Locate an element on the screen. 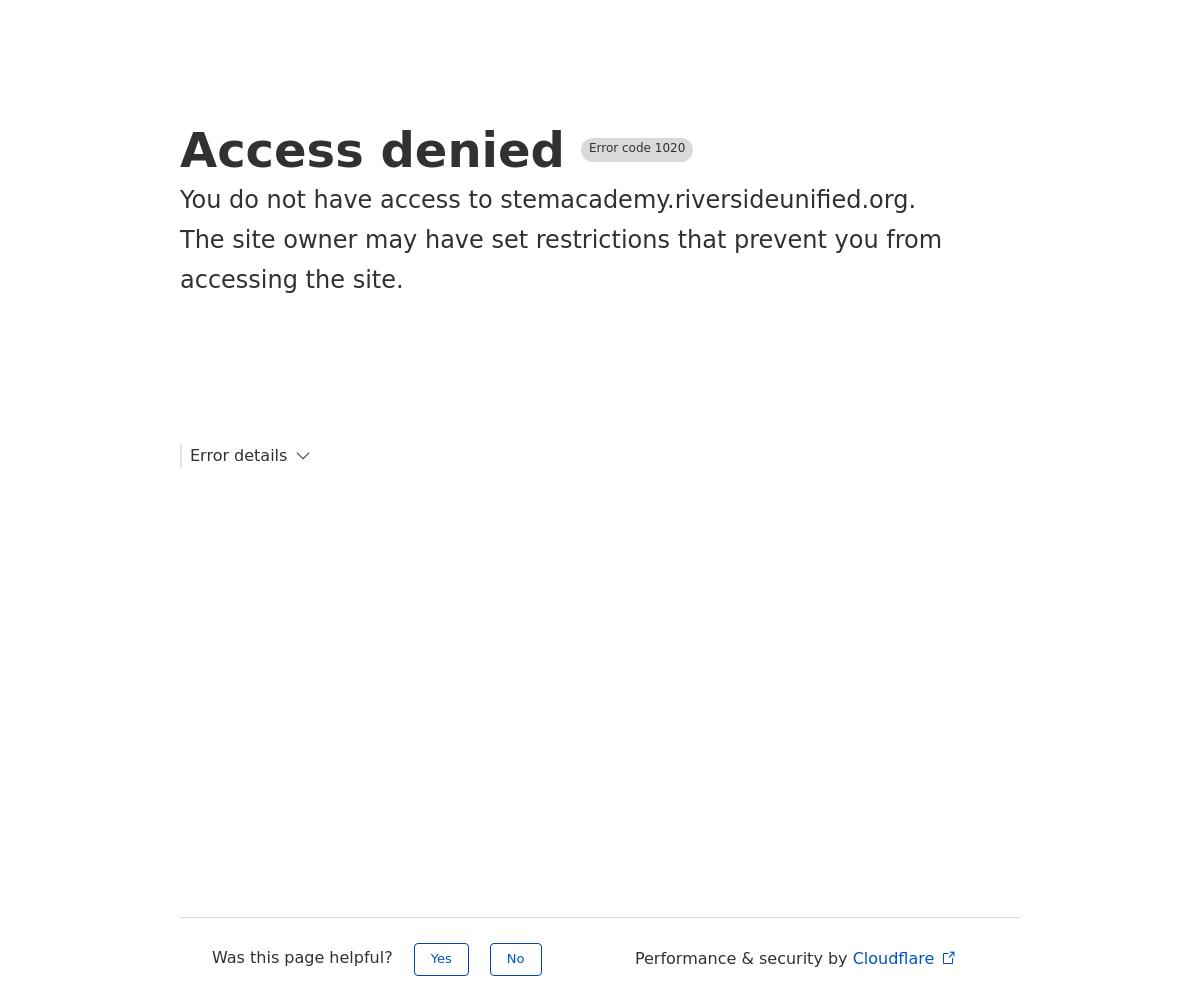 The height and width of the screenshot is (1000, 1200). 'The site owner may have set restrictions that prevent you from accessing the site.' is located at coordinates (560, 260).